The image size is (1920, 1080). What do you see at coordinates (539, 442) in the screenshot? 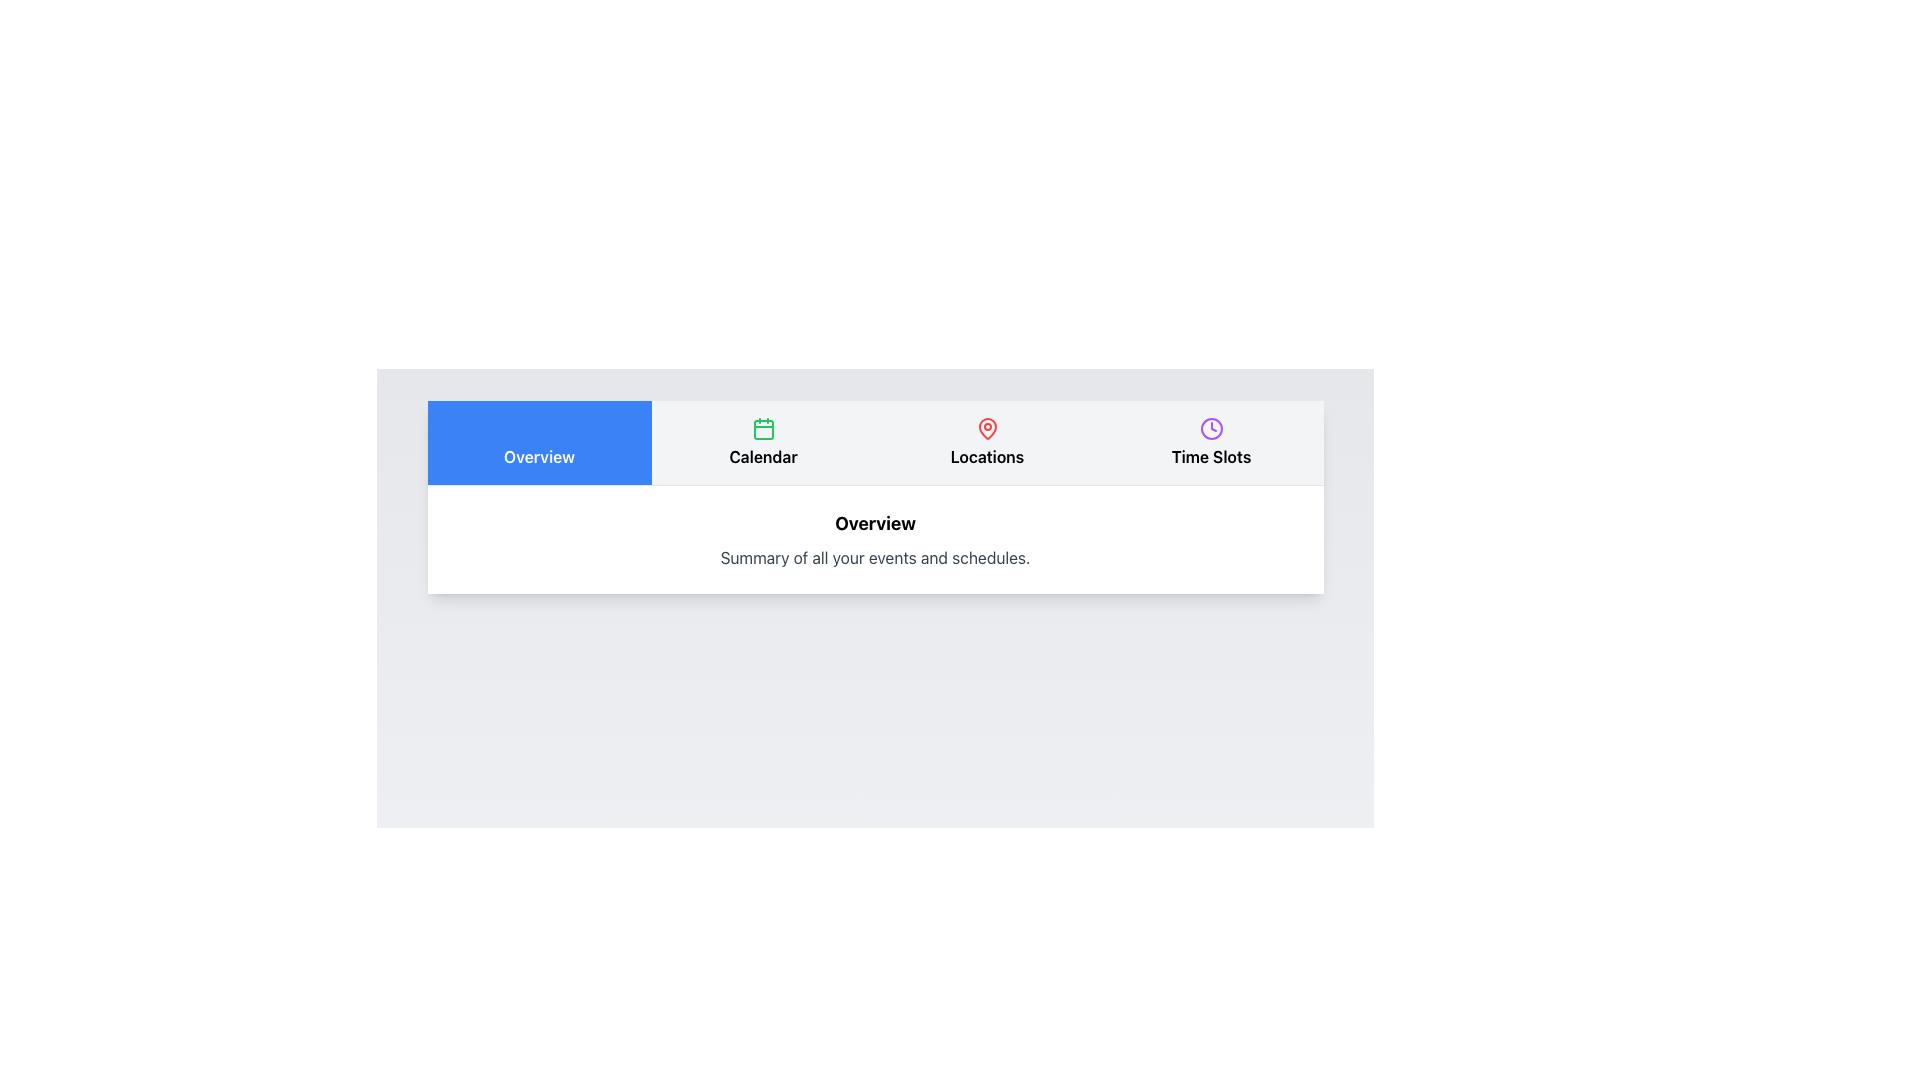
I see `the Overview button in the navigation bar` at bounding box center [539, 442].